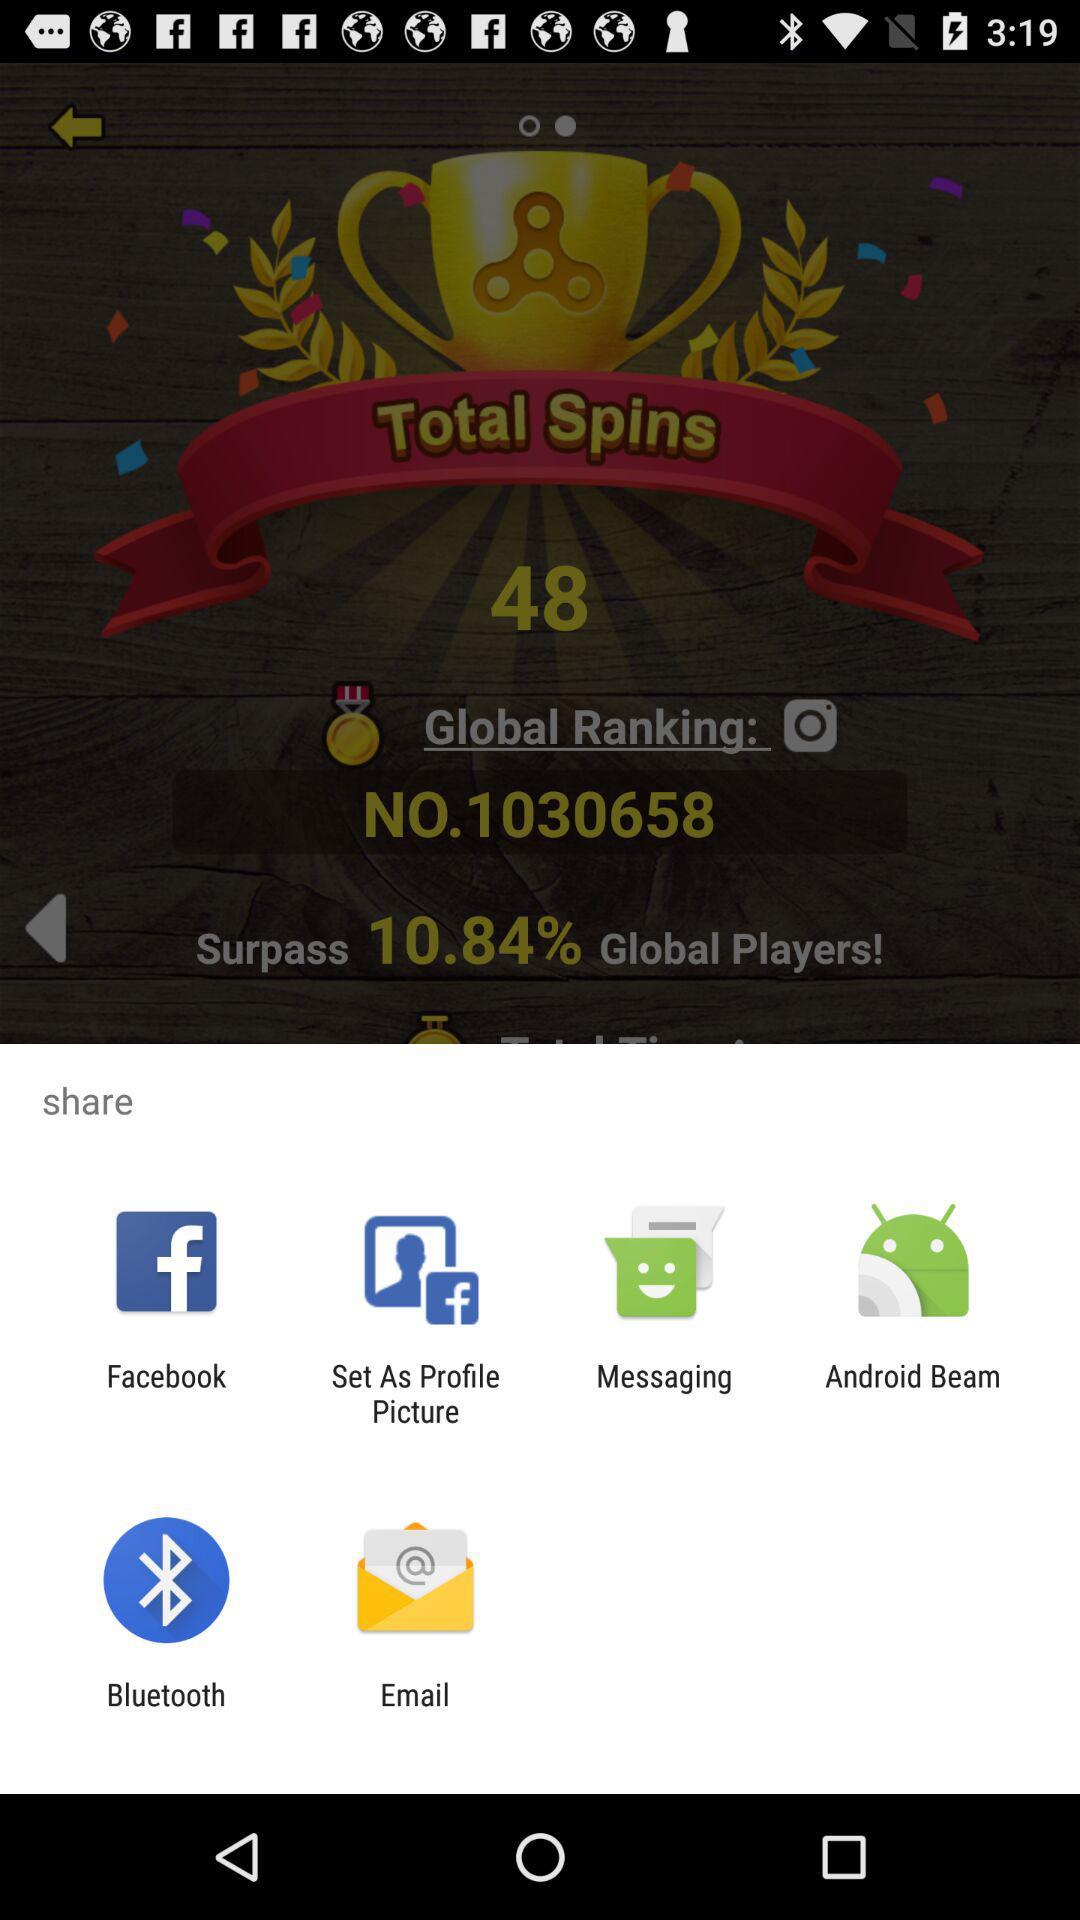 This screenshot has height=1920, width=1080. What do you see at coordinates (664, 1392) in the screenshot?
I see `the messaging` at bounding box center [664, 1392].